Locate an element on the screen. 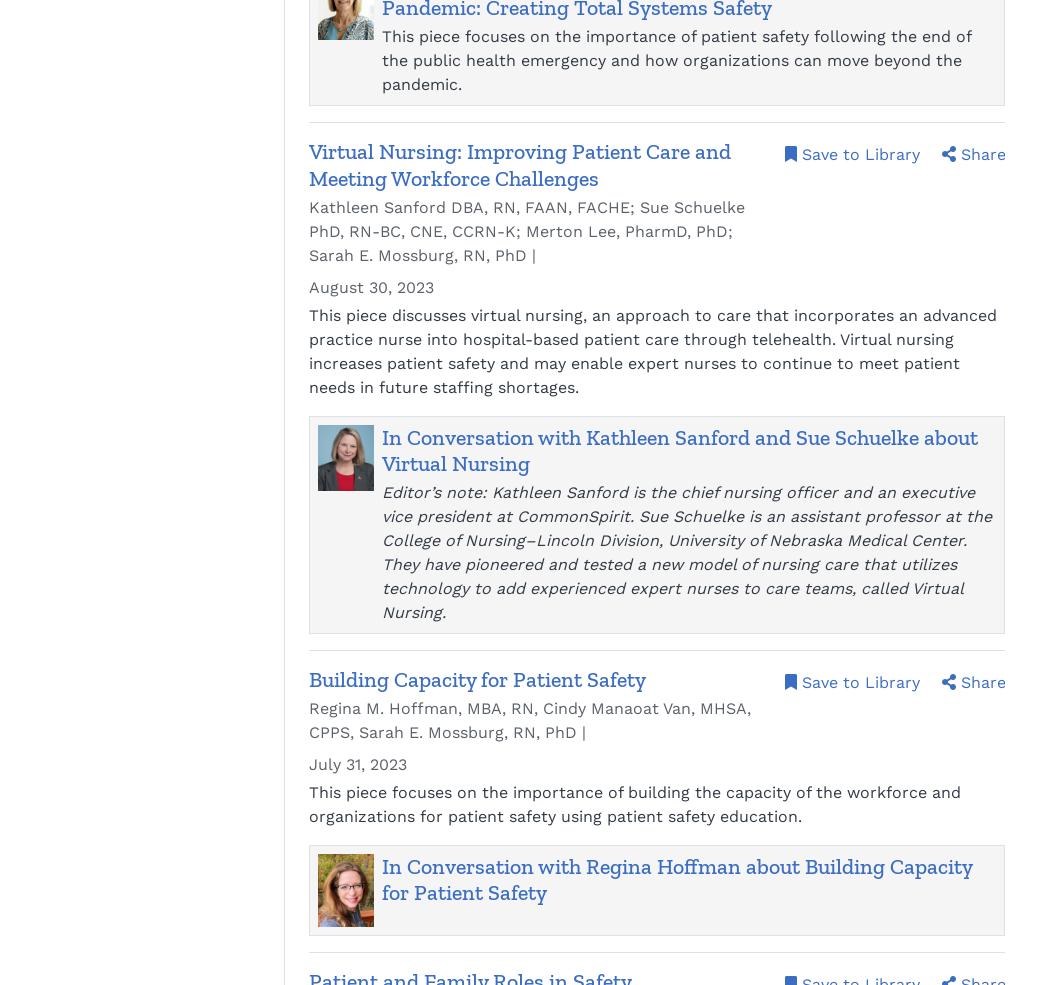 The image size is (1055, 985). 'Virtual Nursing: Improving Patient Care and Meeting Workforce Challenges' is located at coordinates (520, 164).